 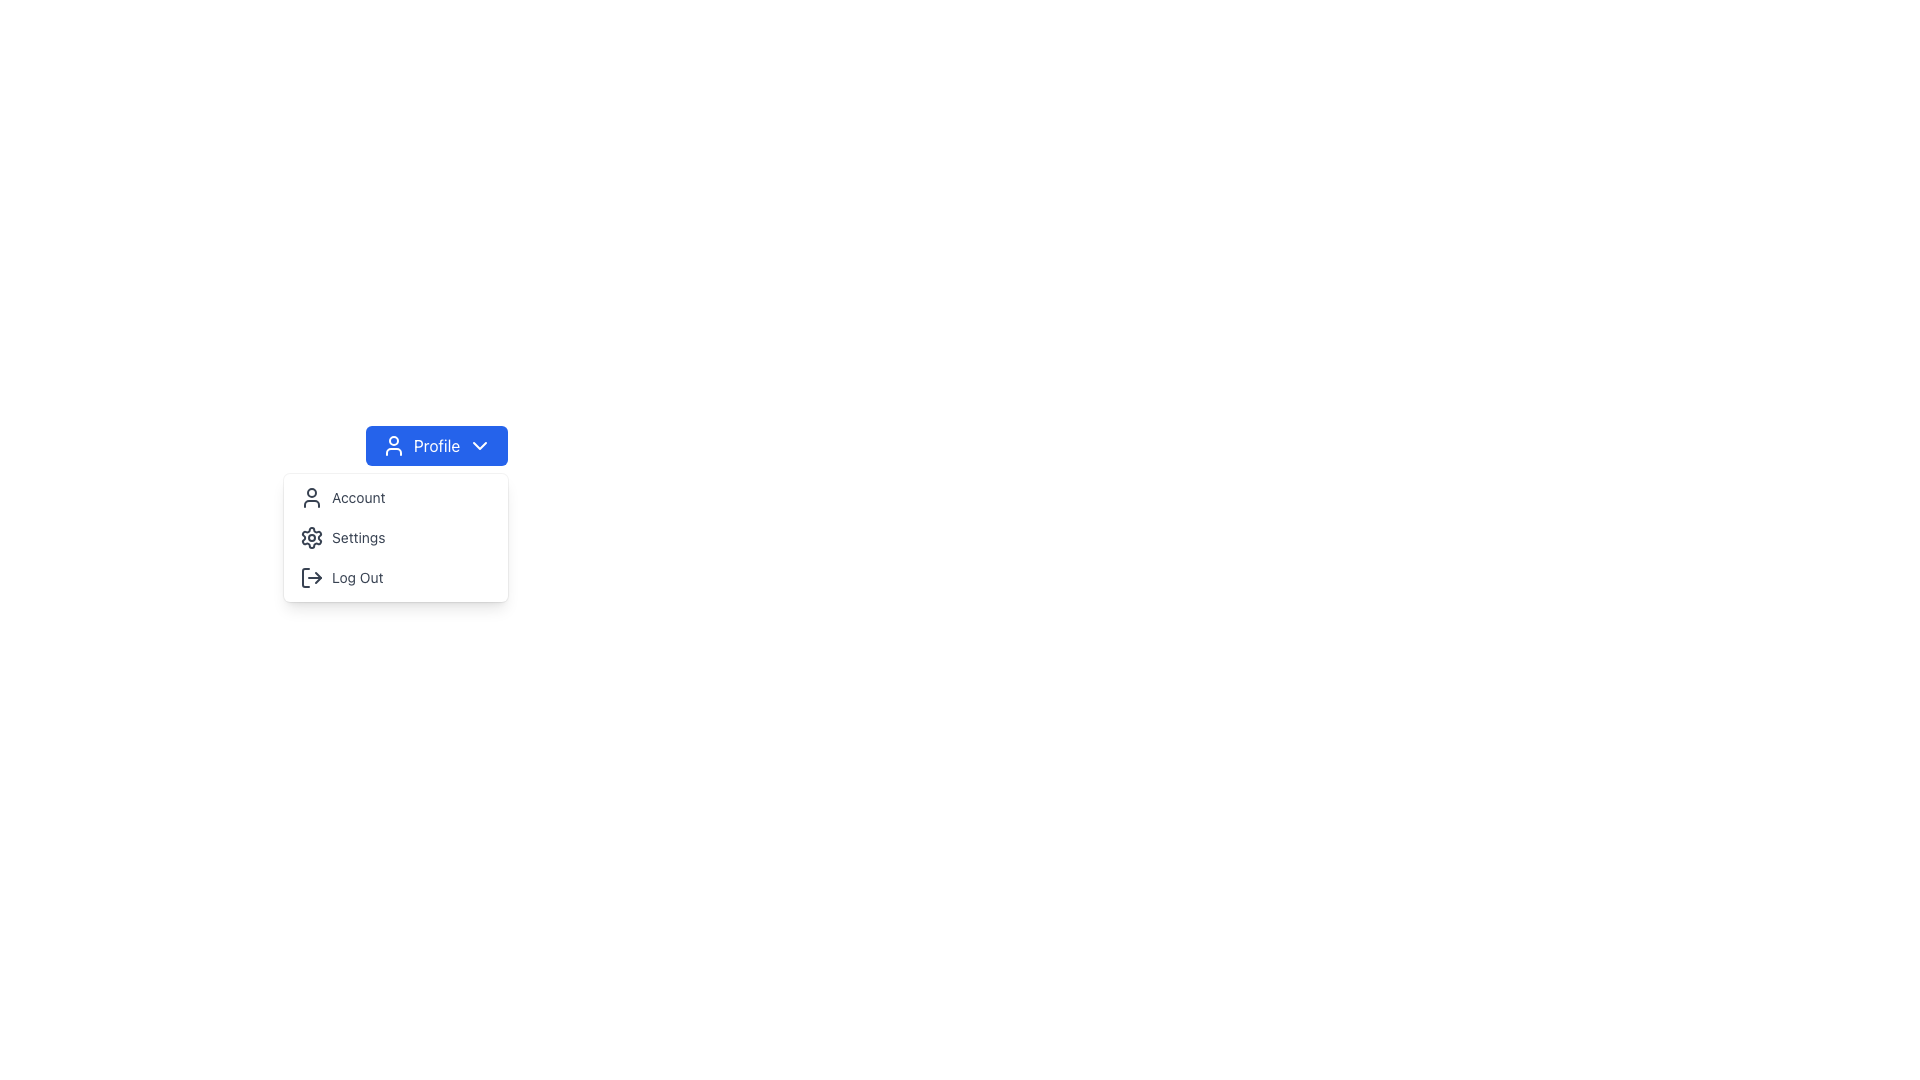 I want to click on the downward pointing chevron icon located to the right of the 'Profile' button, so click(x=480, y=445).